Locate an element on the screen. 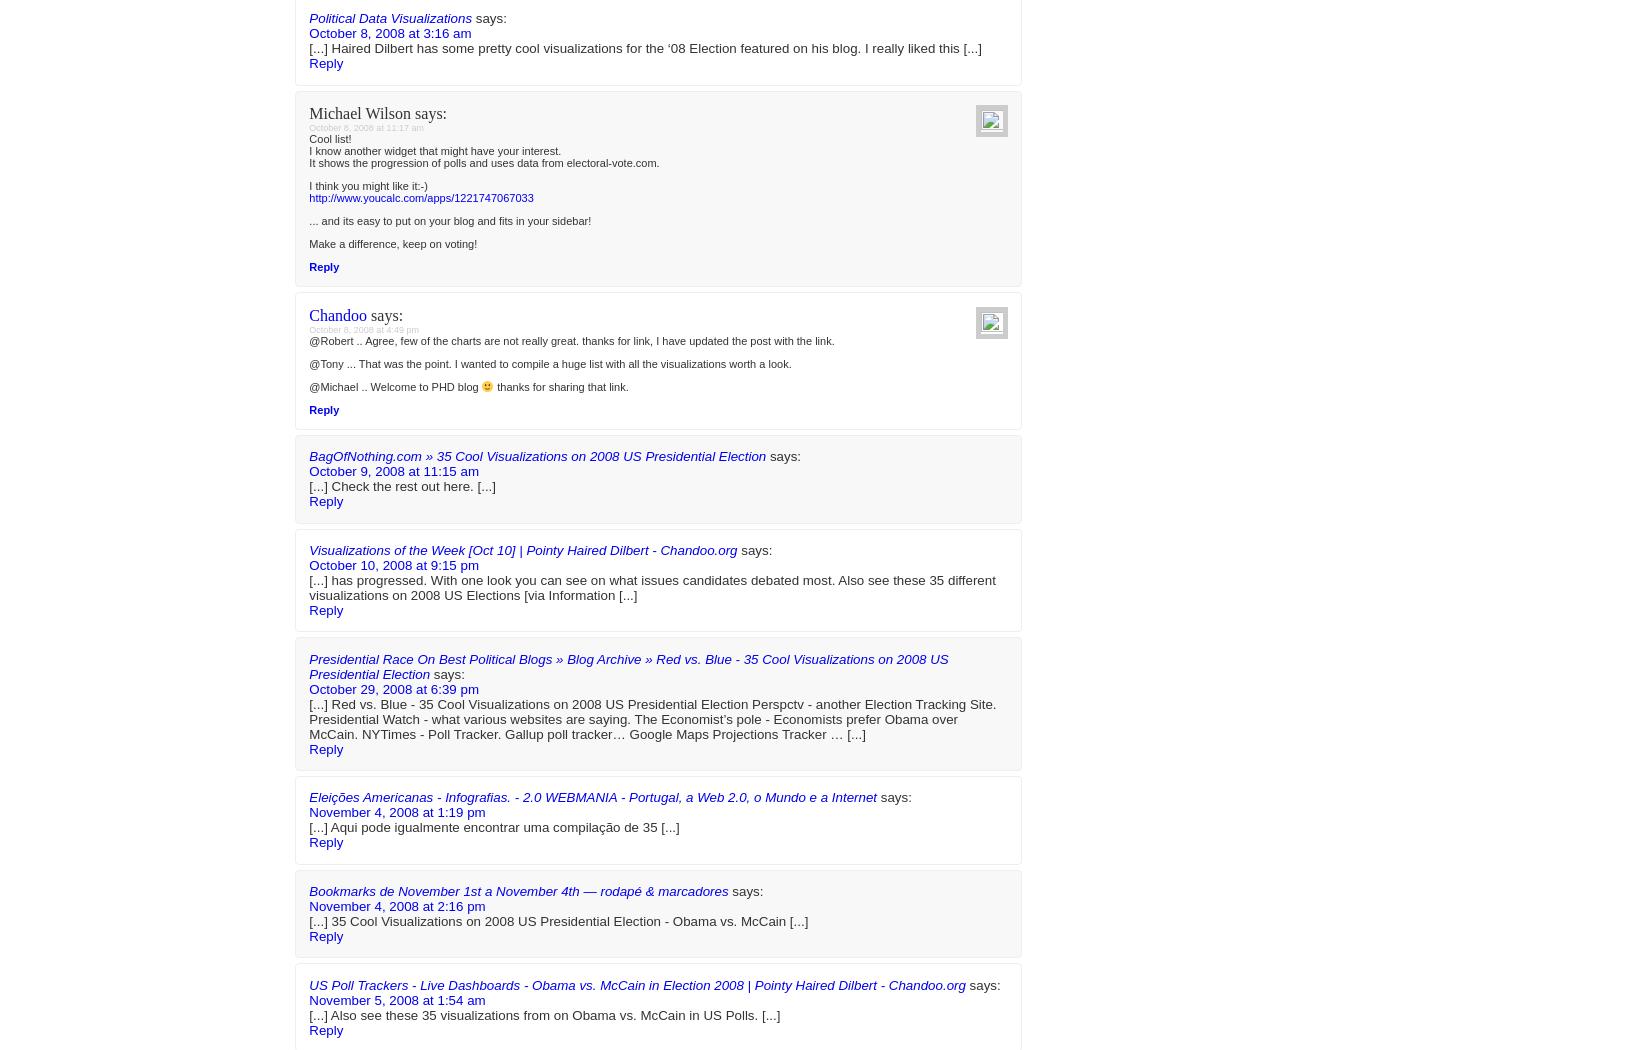 The height and width of the screenshot is (1050, 1650). 'How to make stream graphs in Excel?' is located at coordinates (1157, 40).